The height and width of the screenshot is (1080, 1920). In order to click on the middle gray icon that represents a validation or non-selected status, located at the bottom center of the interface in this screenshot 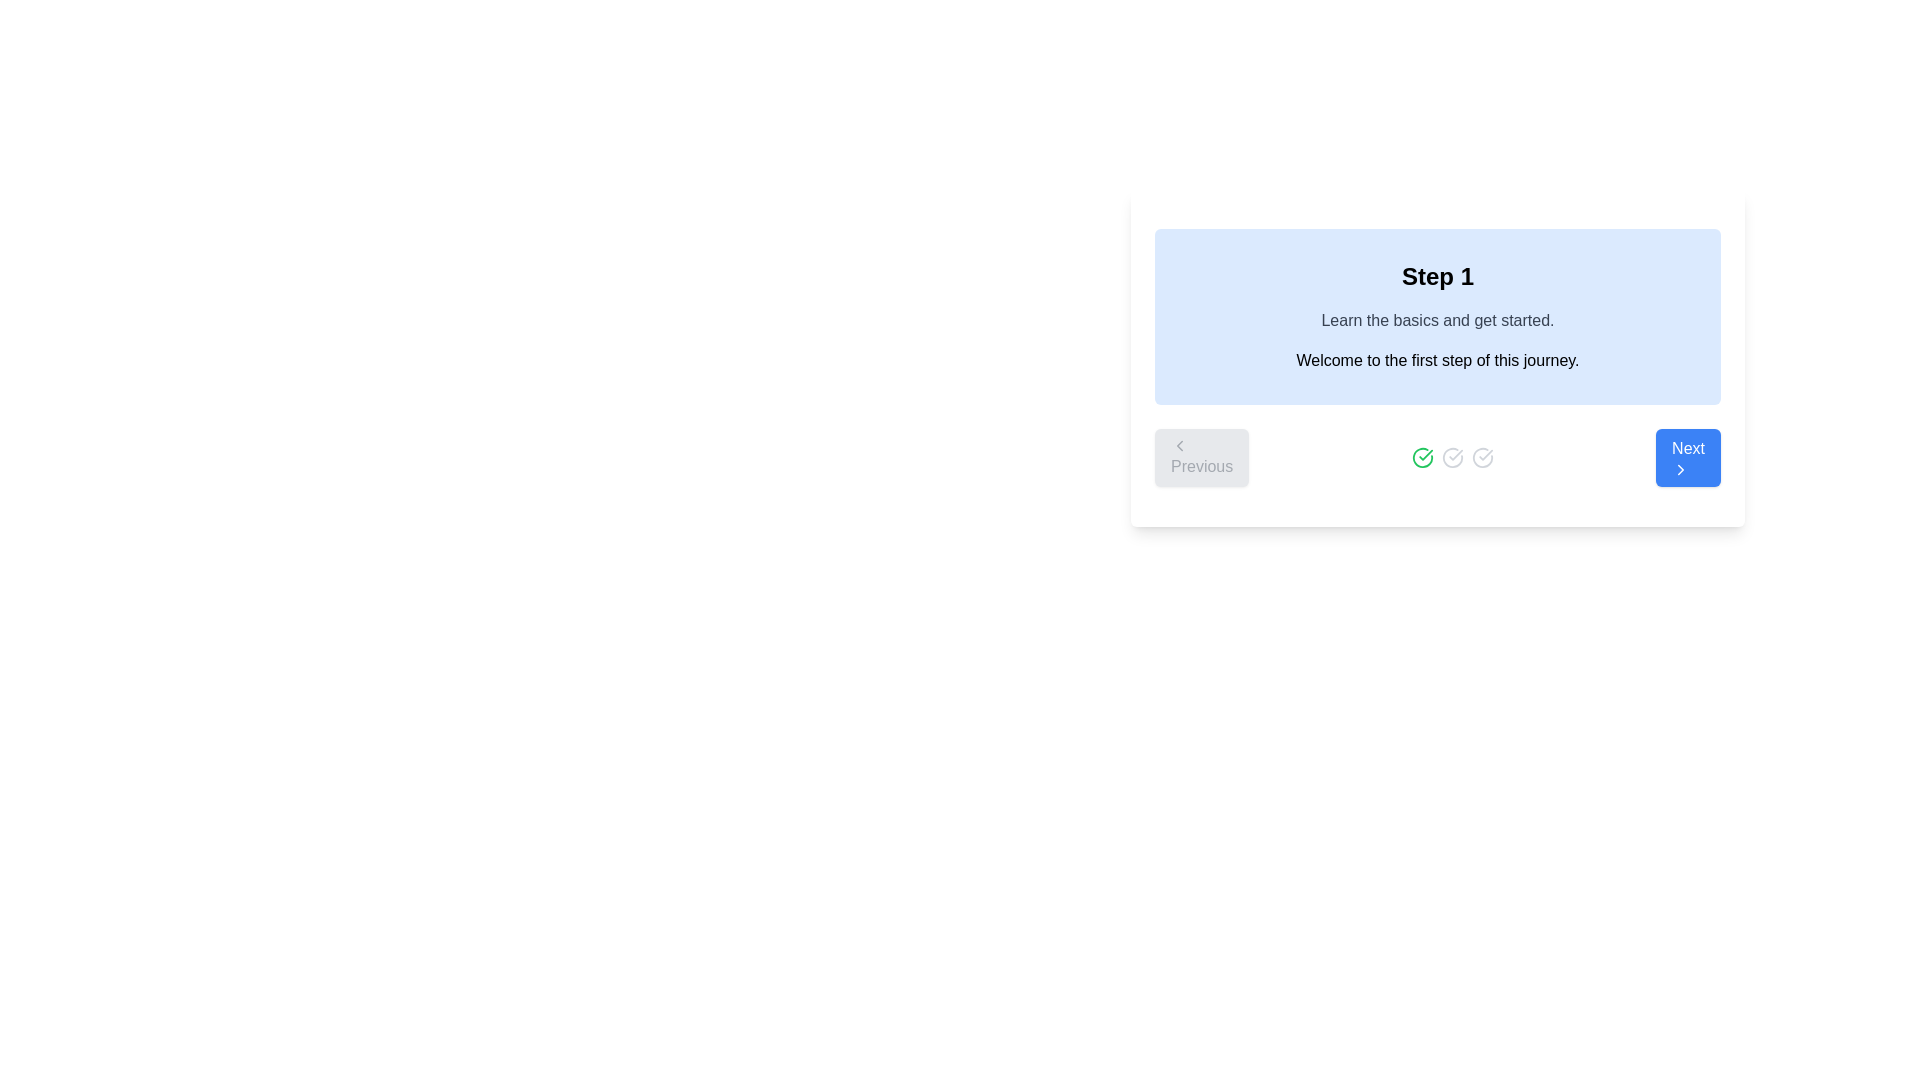, I will do `click(1452, 458)`.